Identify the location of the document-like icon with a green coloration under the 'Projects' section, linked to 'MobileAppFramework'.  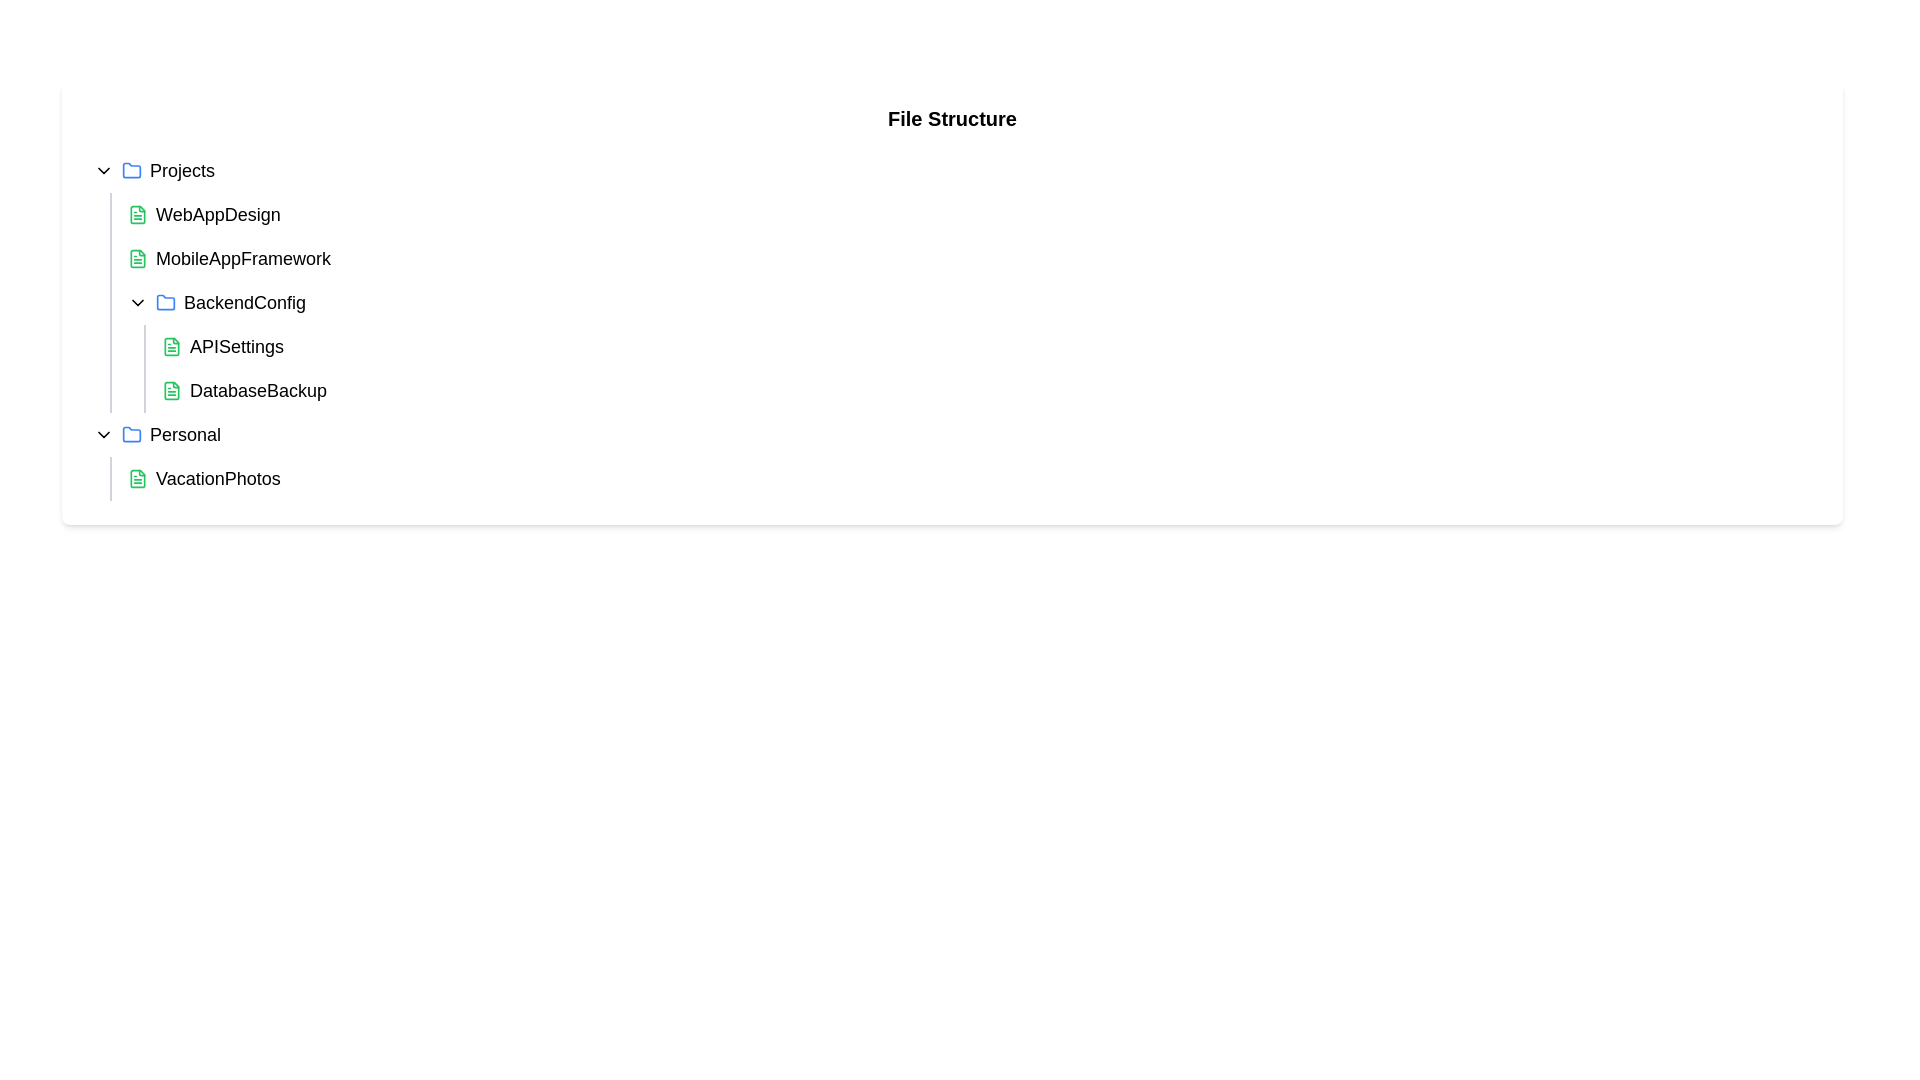
(137, 257).